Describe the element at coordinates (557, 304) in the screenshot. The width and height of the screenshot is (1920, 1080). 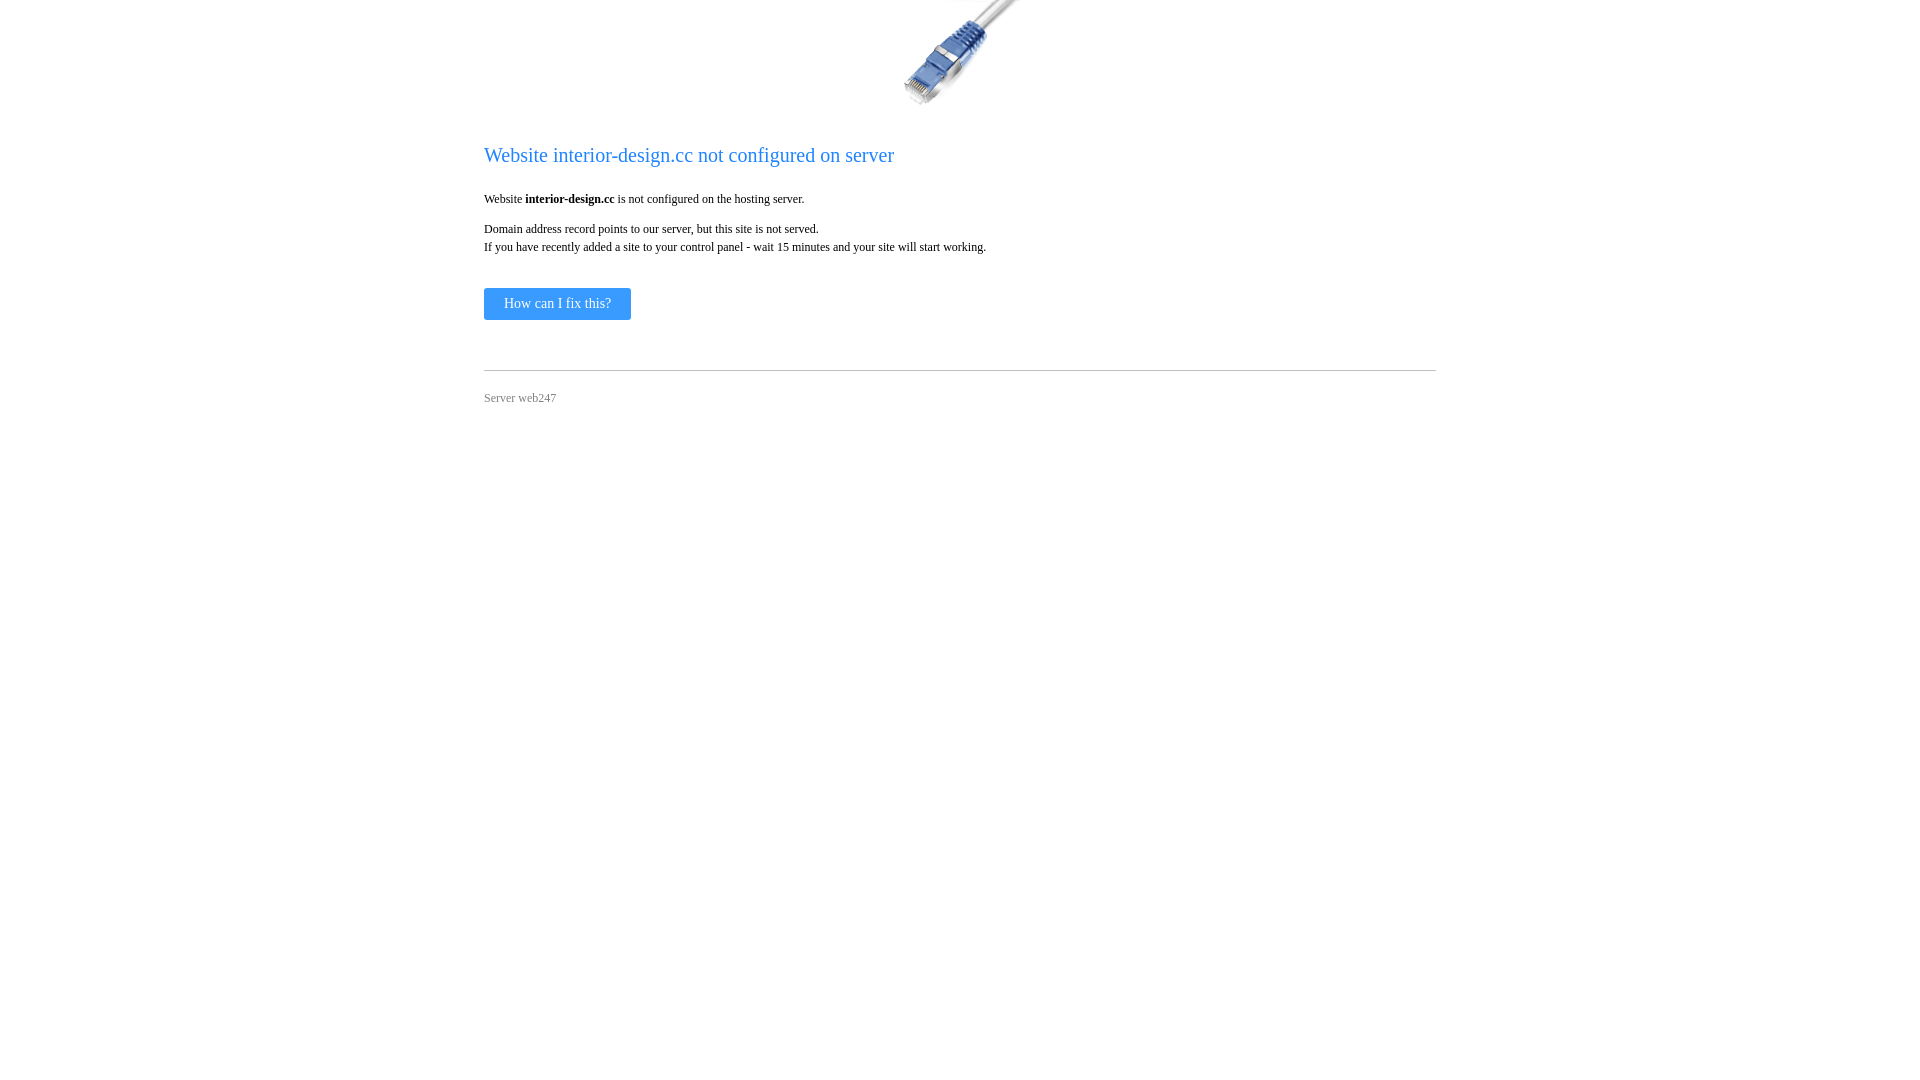
I see `'How can I fix this?'` at that location.